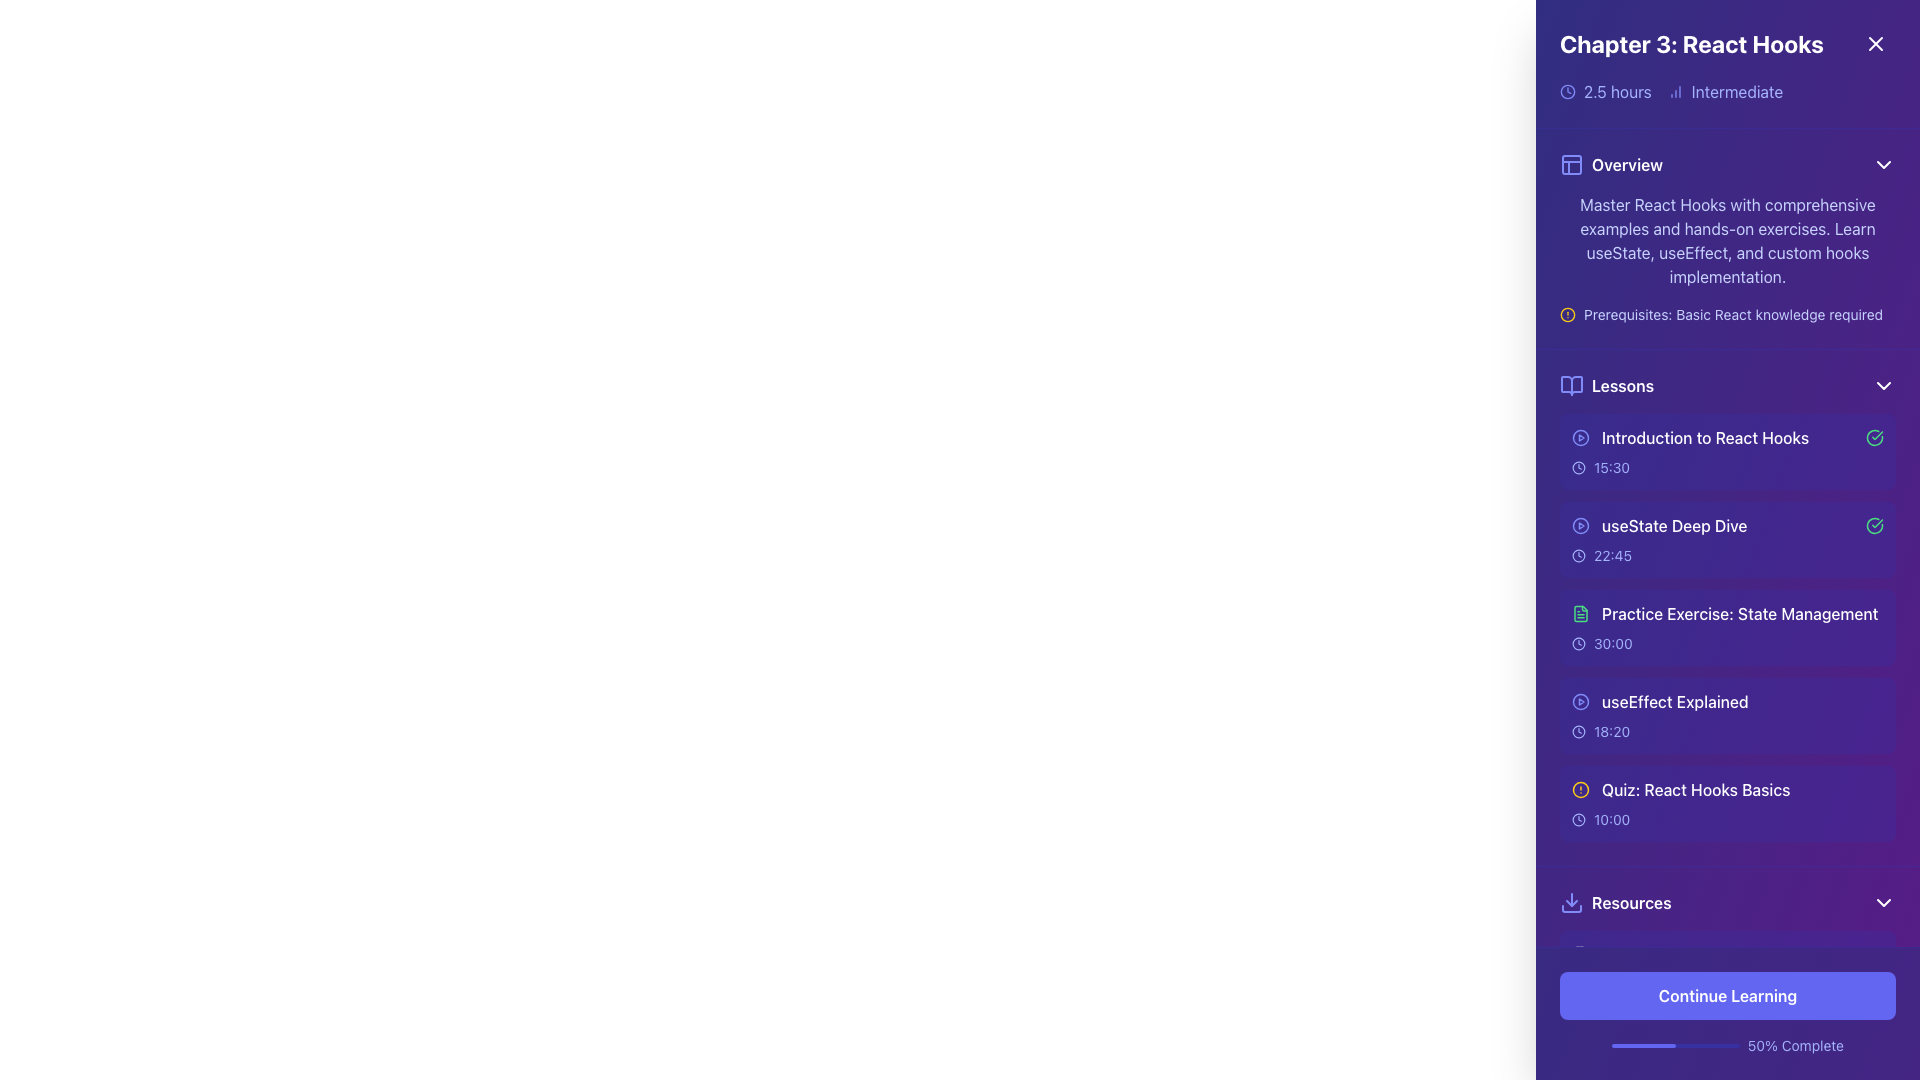  I want to click on the first item in the 'Lessons' section titled 'Introduction to React Hooks', so click(1727, 451).